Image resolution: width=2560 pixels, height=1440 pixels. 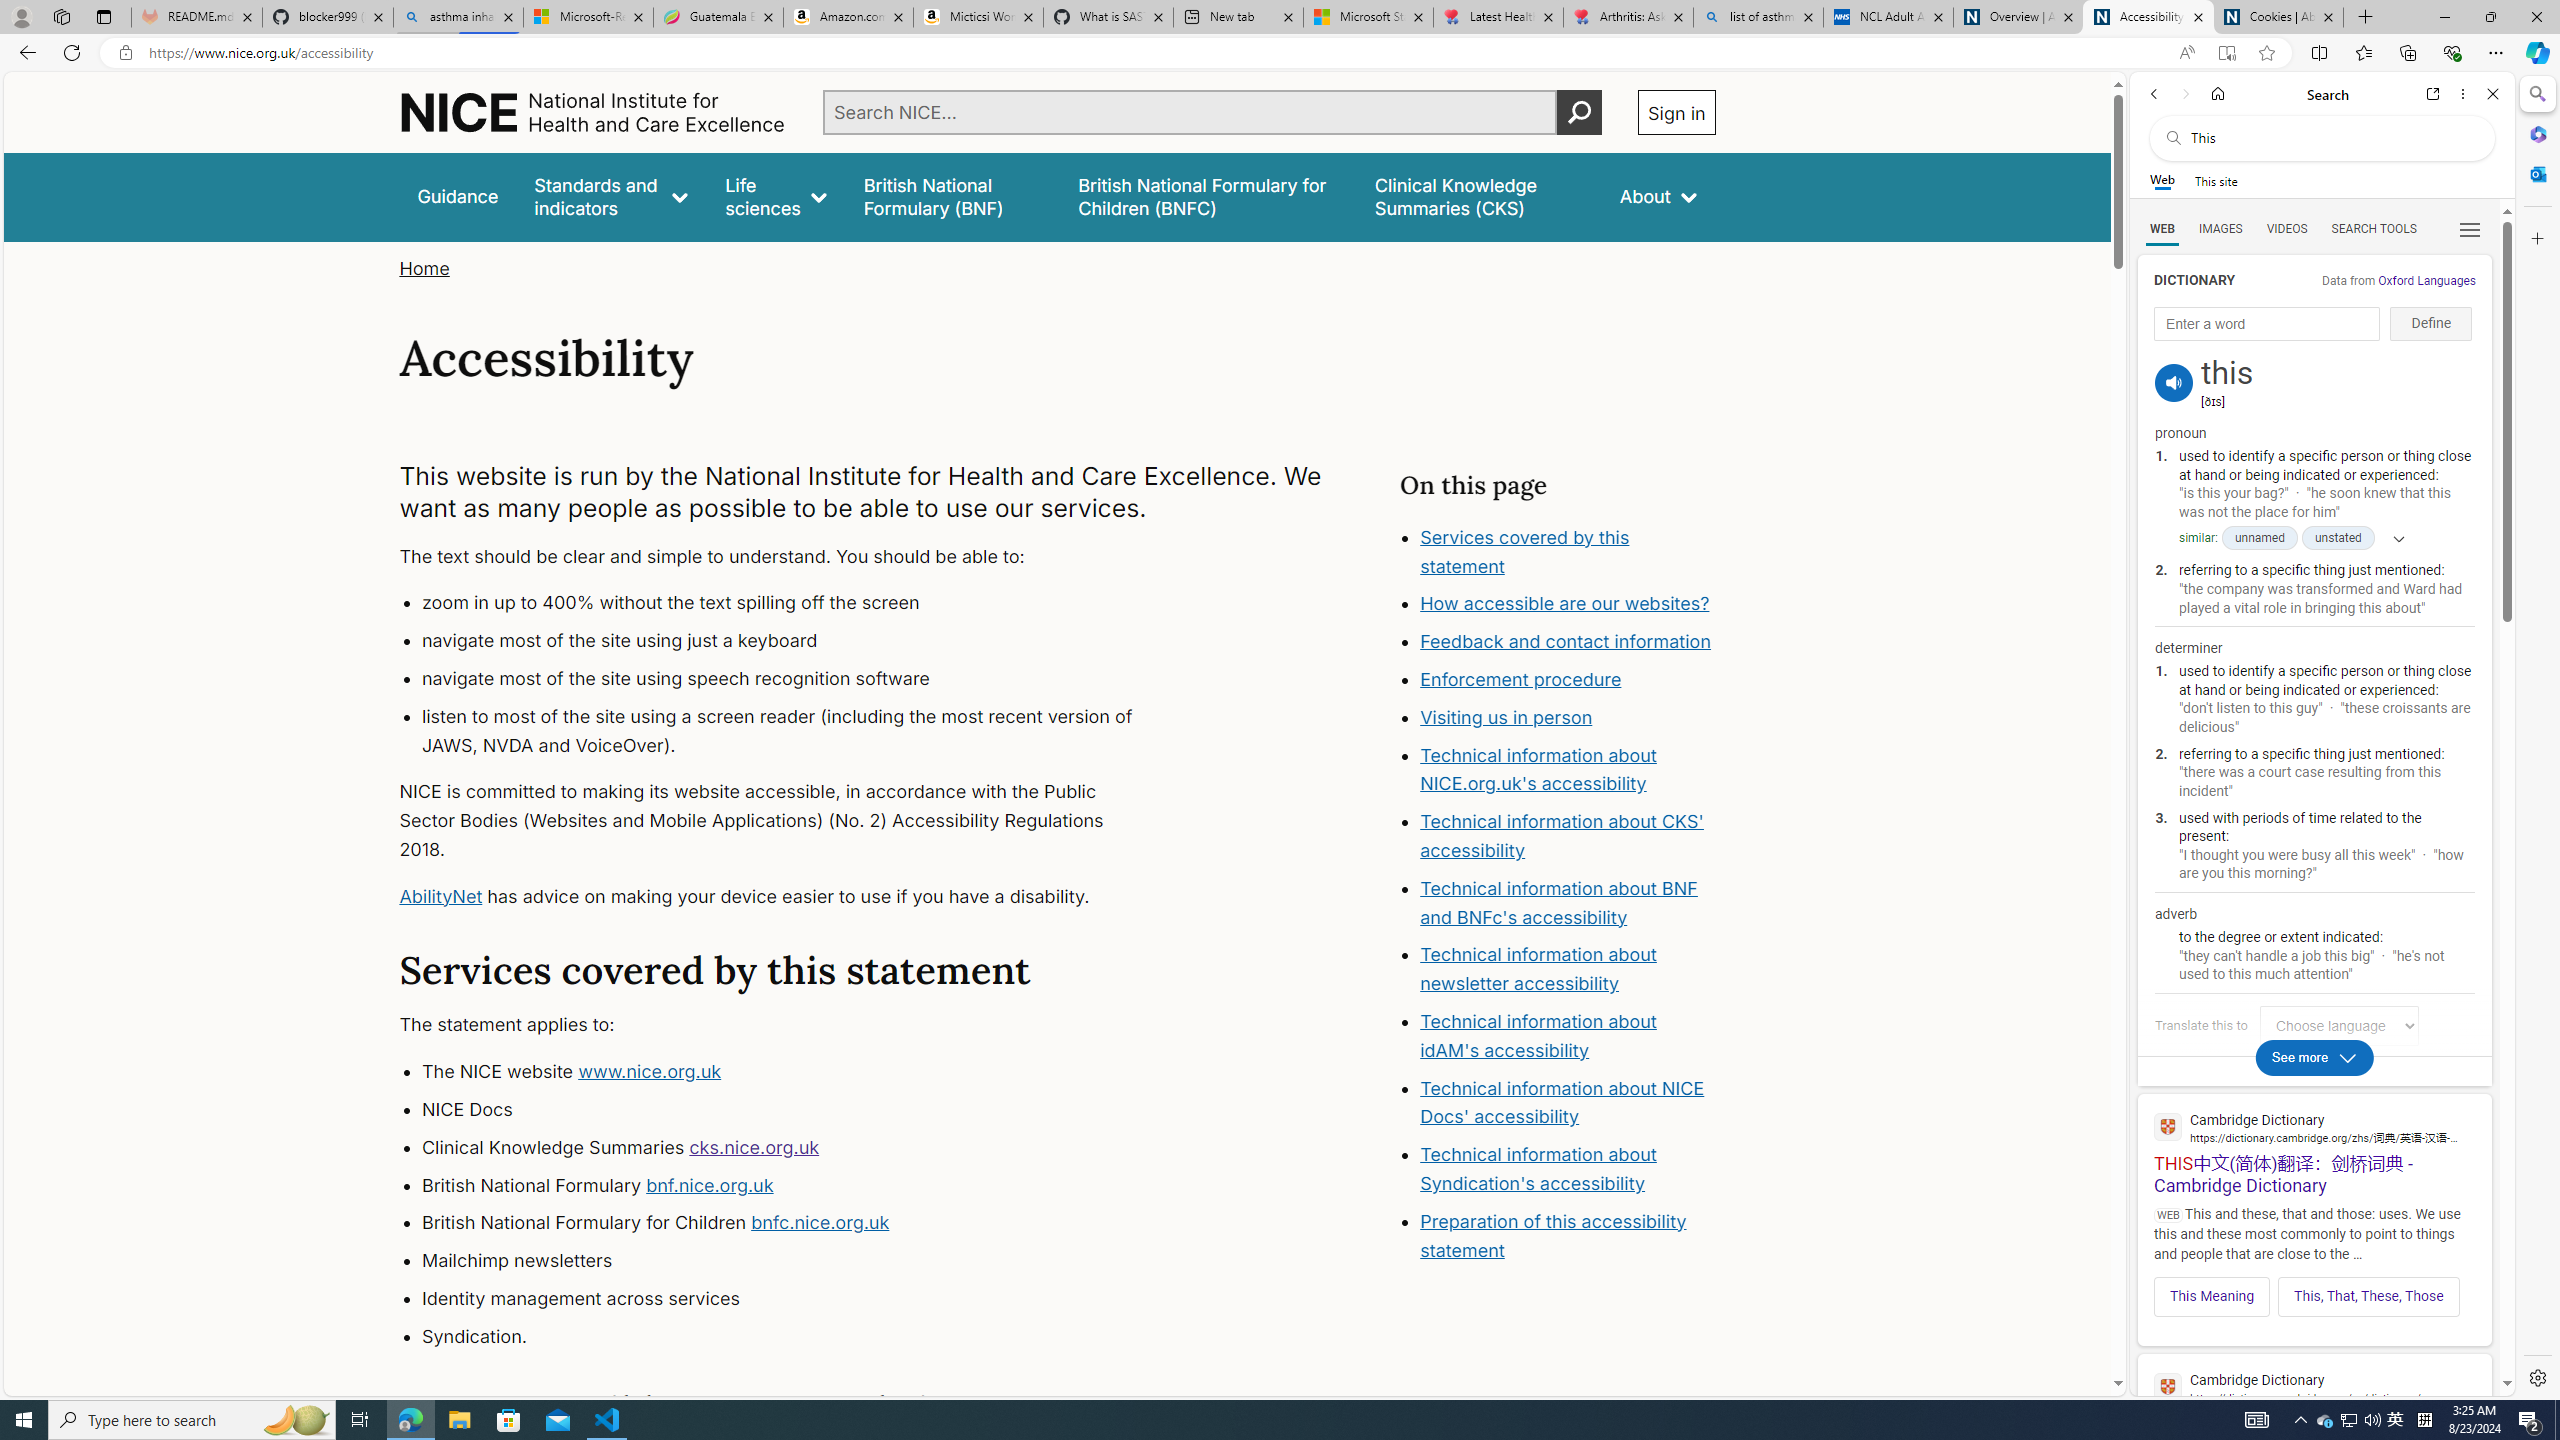 What do you see at coordinates (795, 677) in the screenshot?
I see `'navigate most of the site using speech recognition software'` at bounding box center [795, 677].